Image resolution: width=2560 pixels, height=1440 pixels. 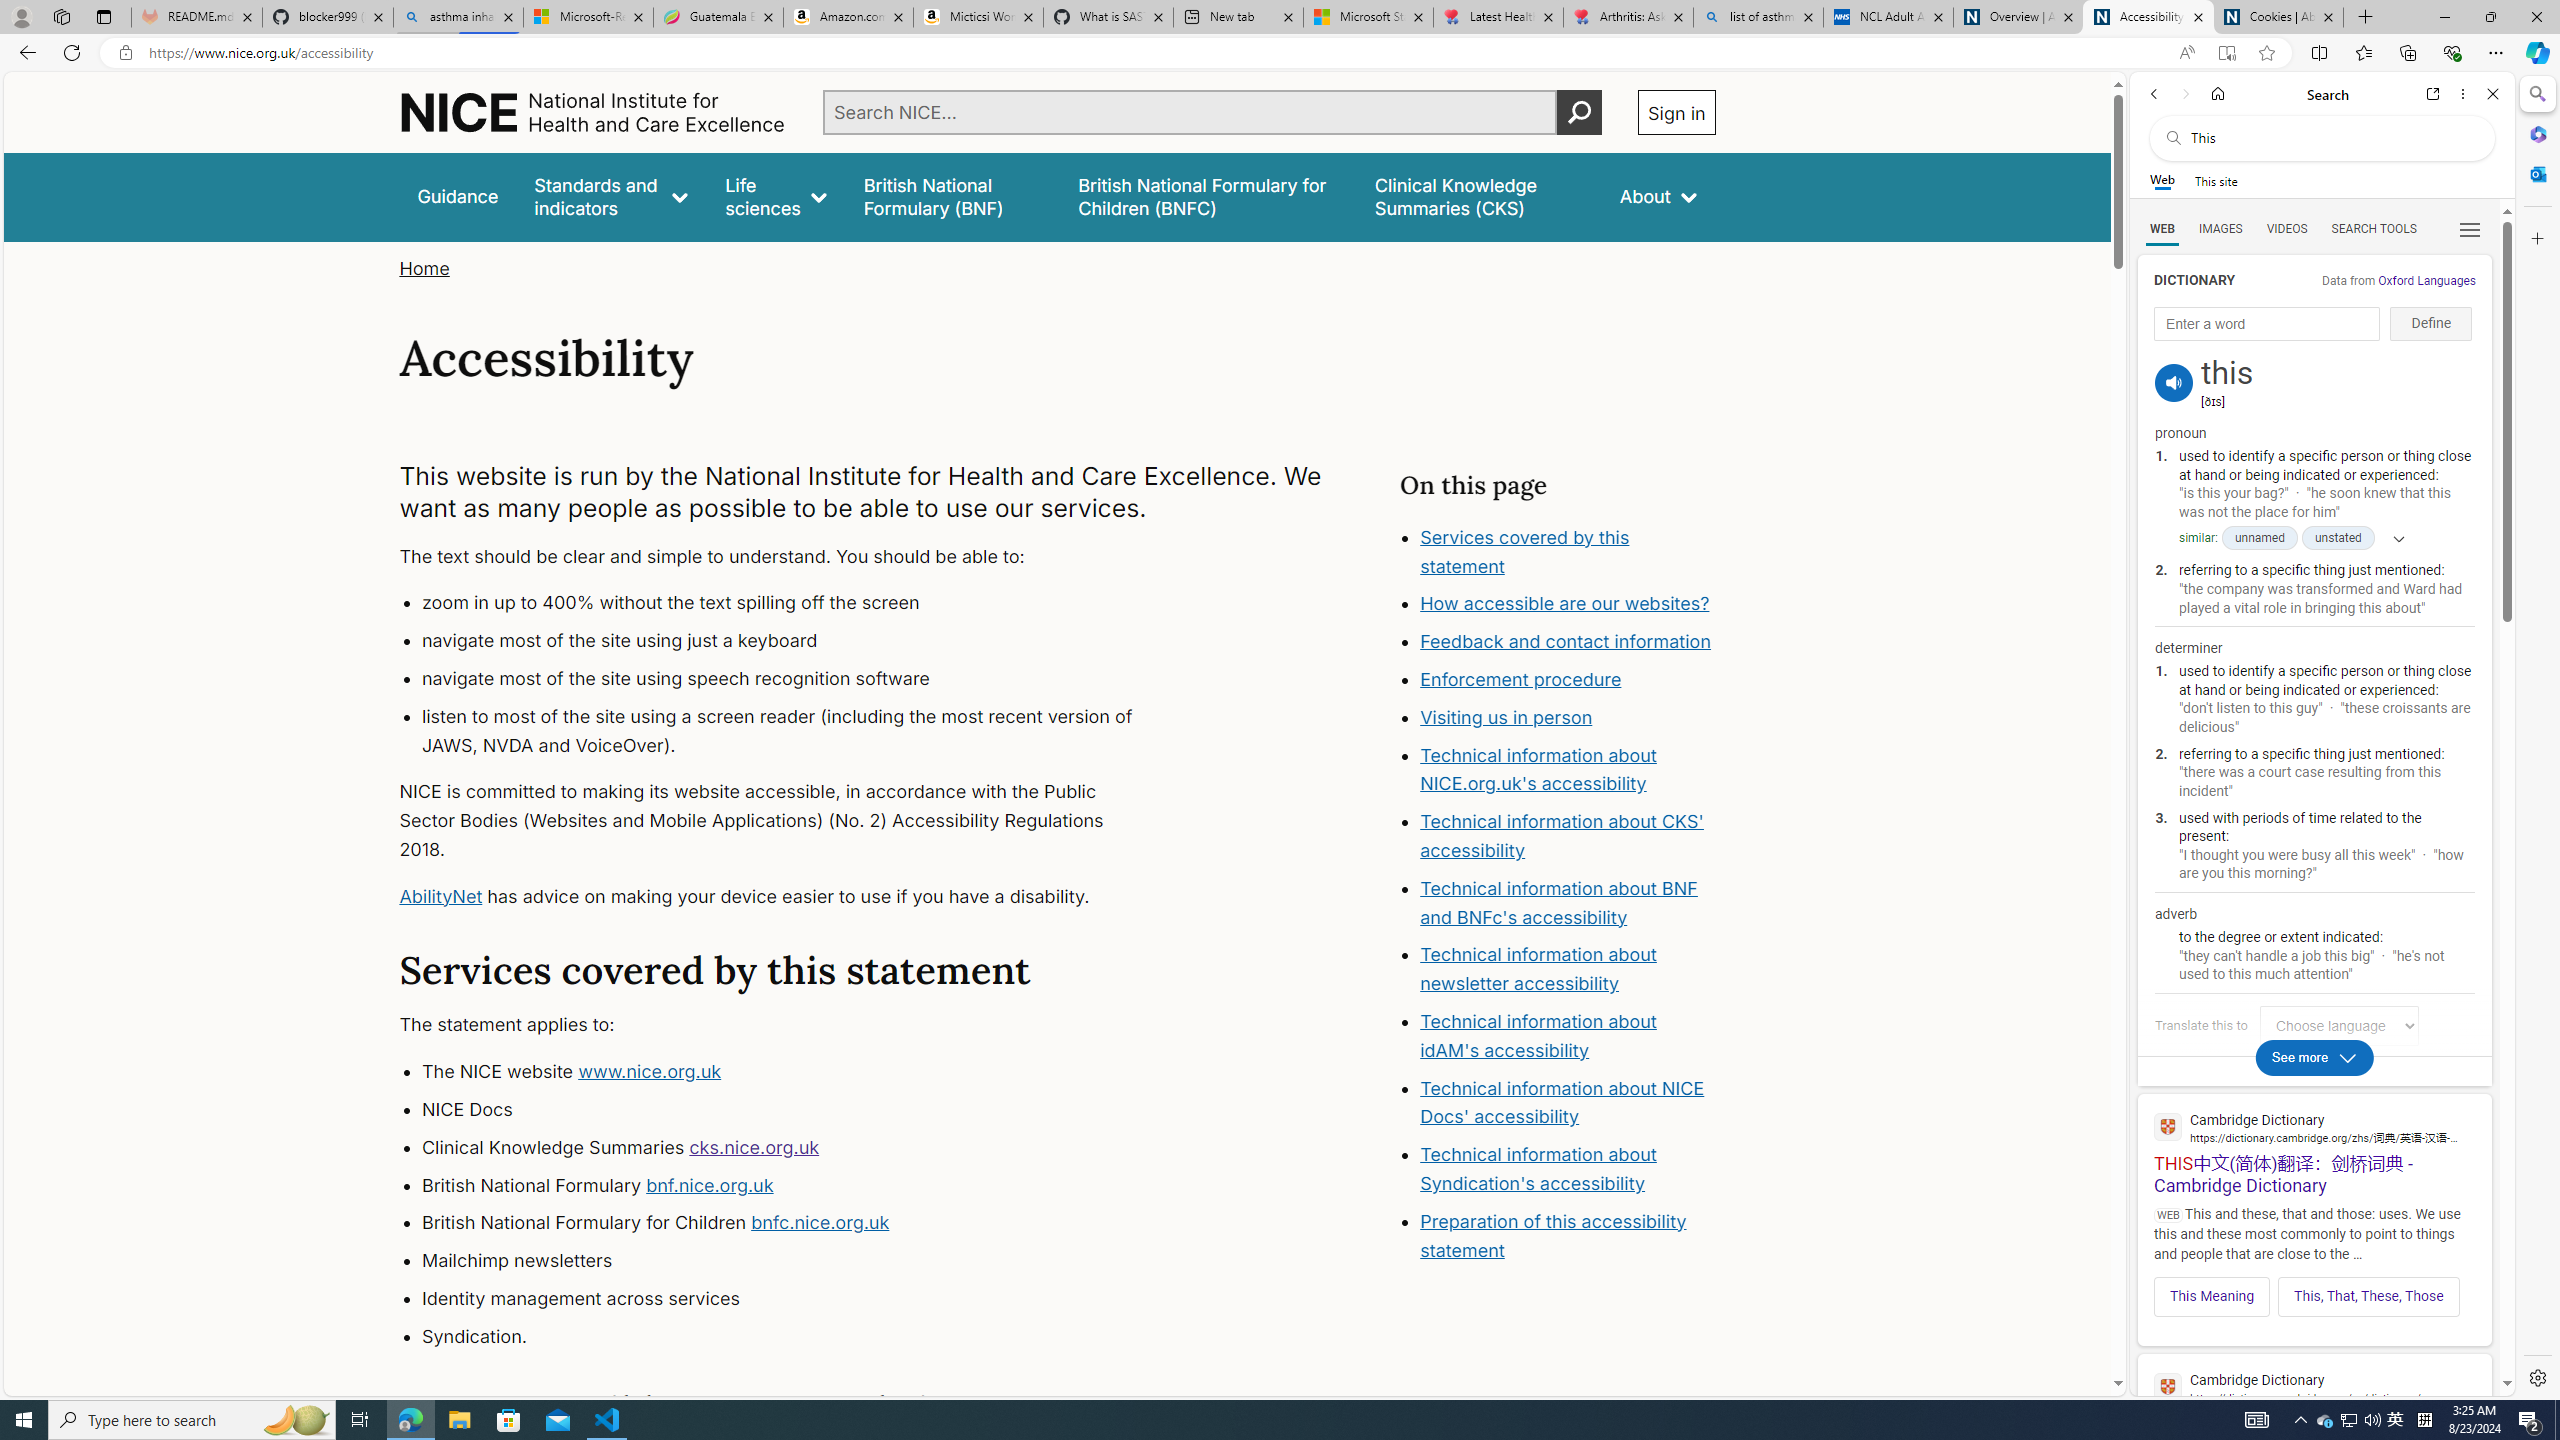 What do you see at coordinates (795, 677) in the screenshot?
I see `'navigate most of the site using speech recognition software'` at bounding box center [795, 677].